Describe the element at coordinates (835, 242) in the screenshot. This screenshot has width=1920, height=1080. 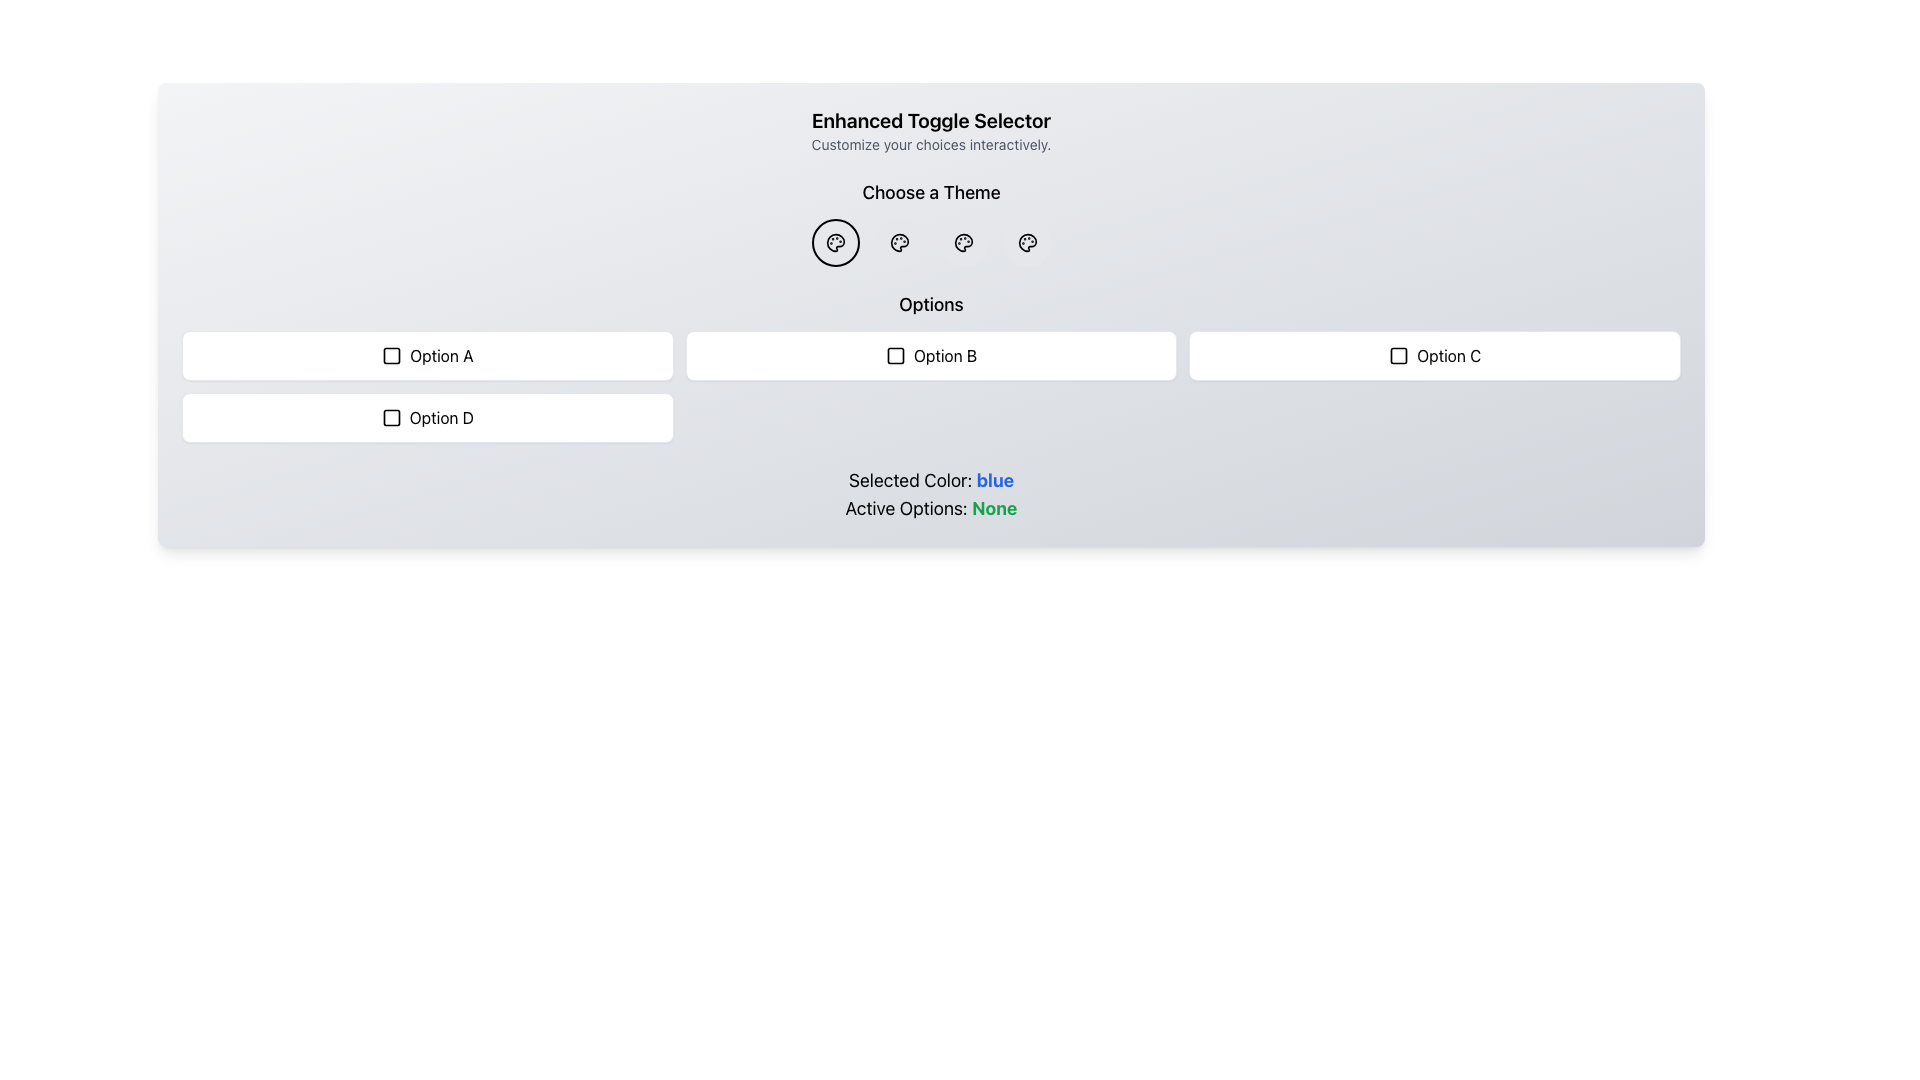
I see `the central graphical icon of the 'Choose a Theme' palette located at the top center of the interface` at that location.